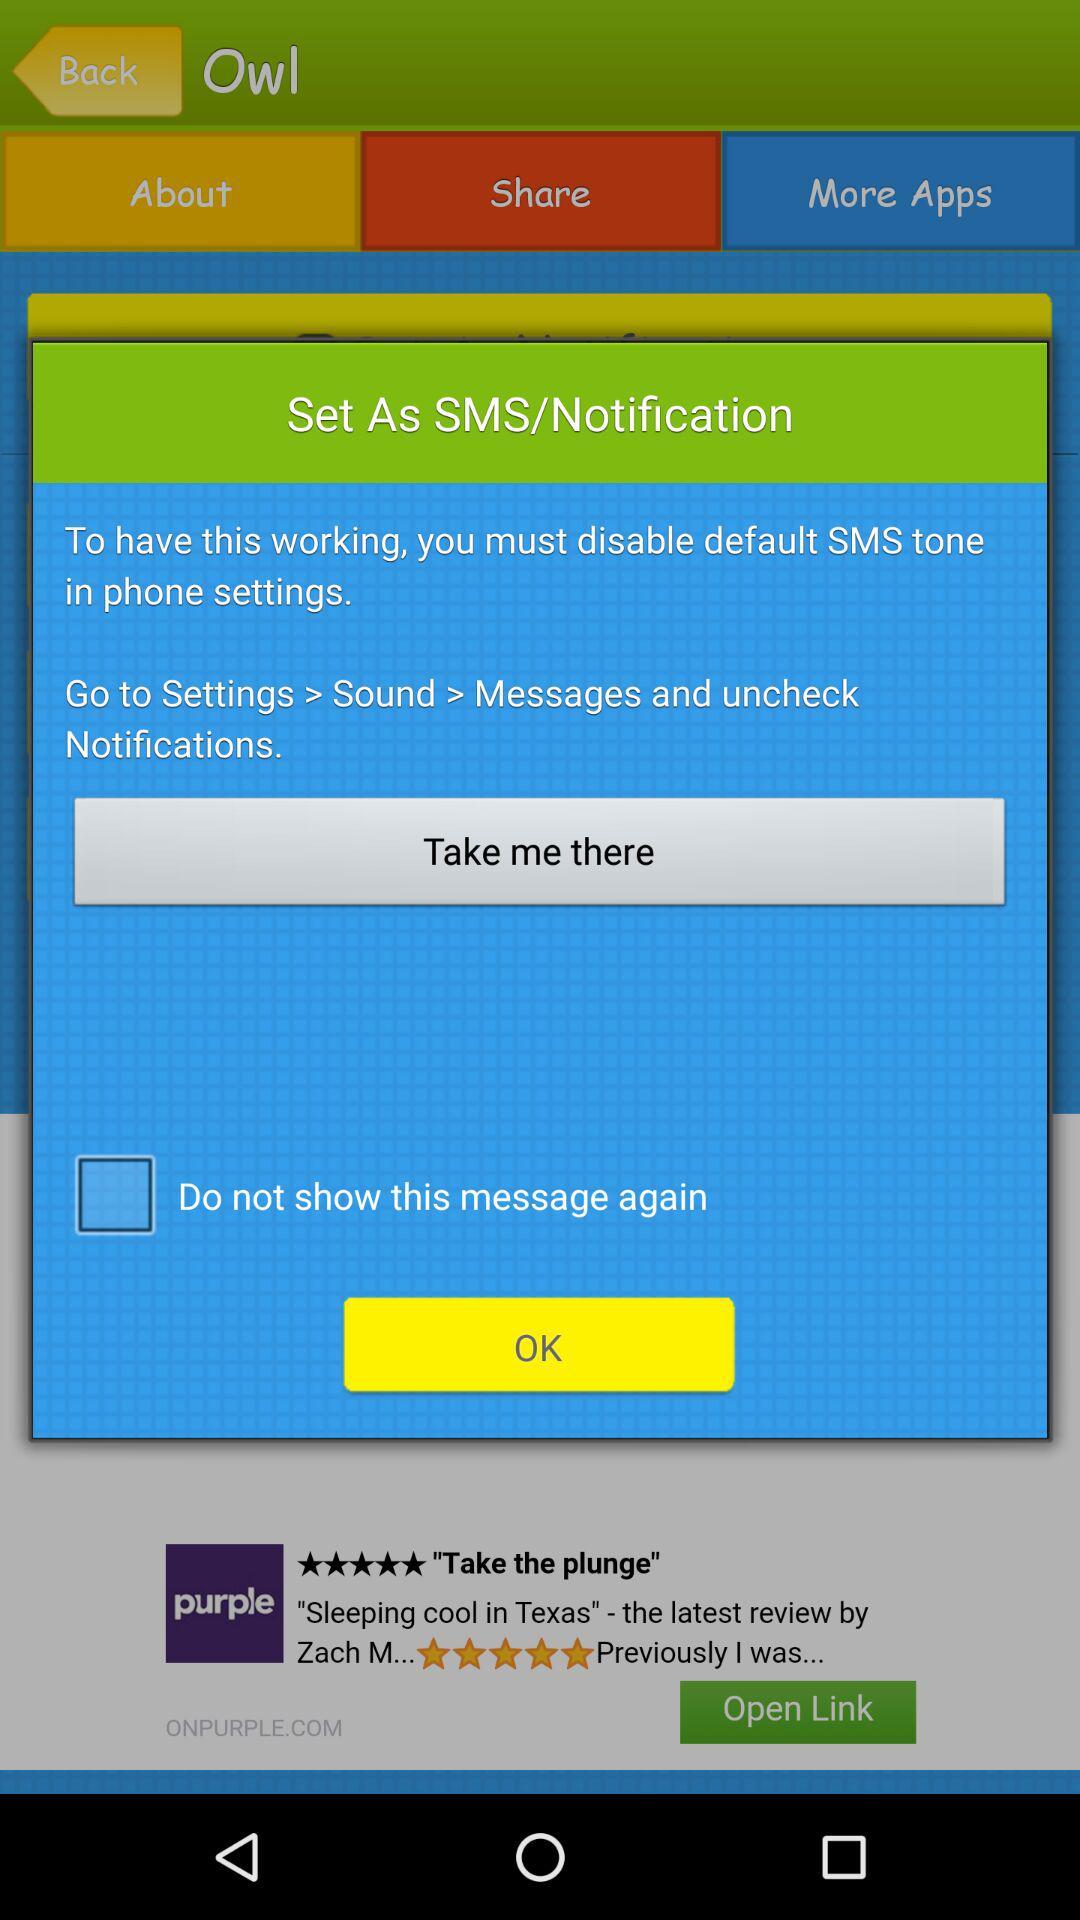  What do you see at coordinates (538, 1347) in the screenshot?
I see `the icon at the bottom` at bounding box center [538, 1347].